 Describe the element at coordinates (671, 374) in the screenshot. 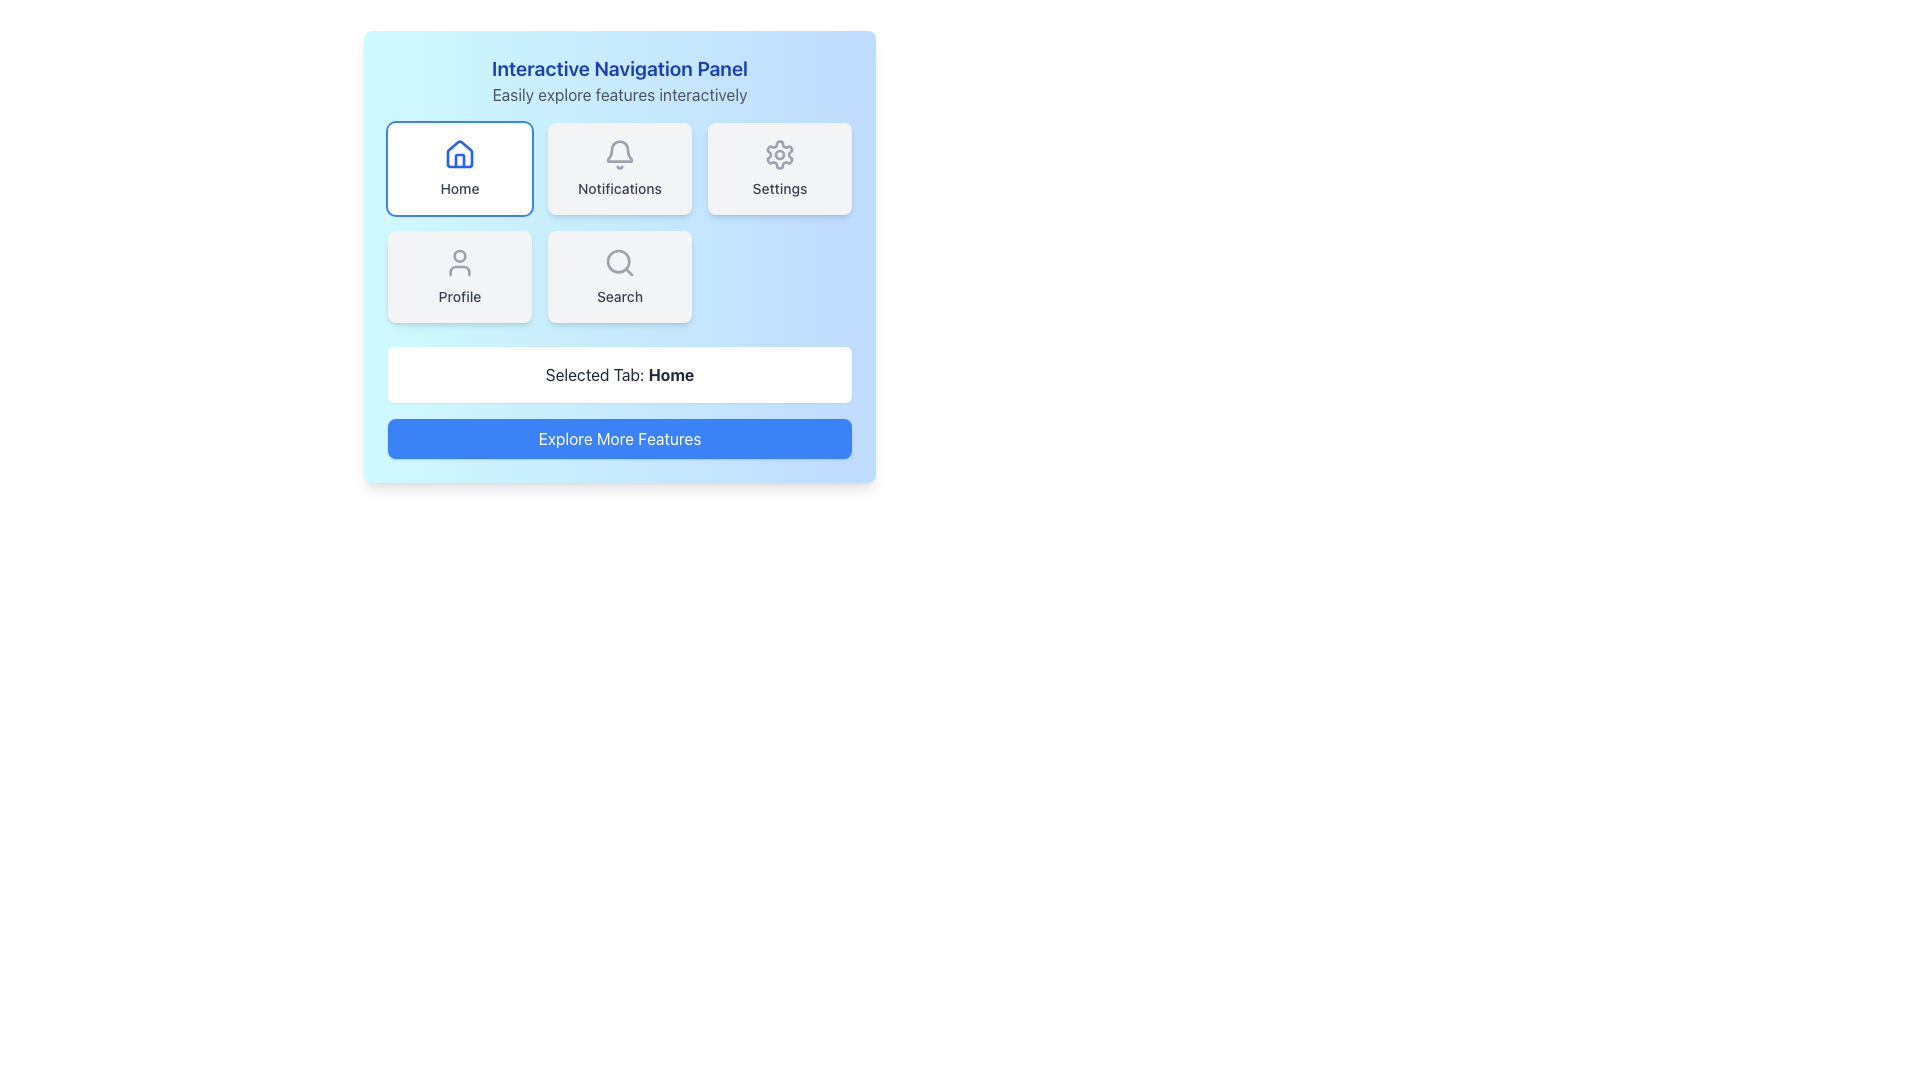

I see `the 'Home' text label, which is a bold, dark-colored status indicator located next to 'Selected Tab:' in the lower section of the interface` at that location.